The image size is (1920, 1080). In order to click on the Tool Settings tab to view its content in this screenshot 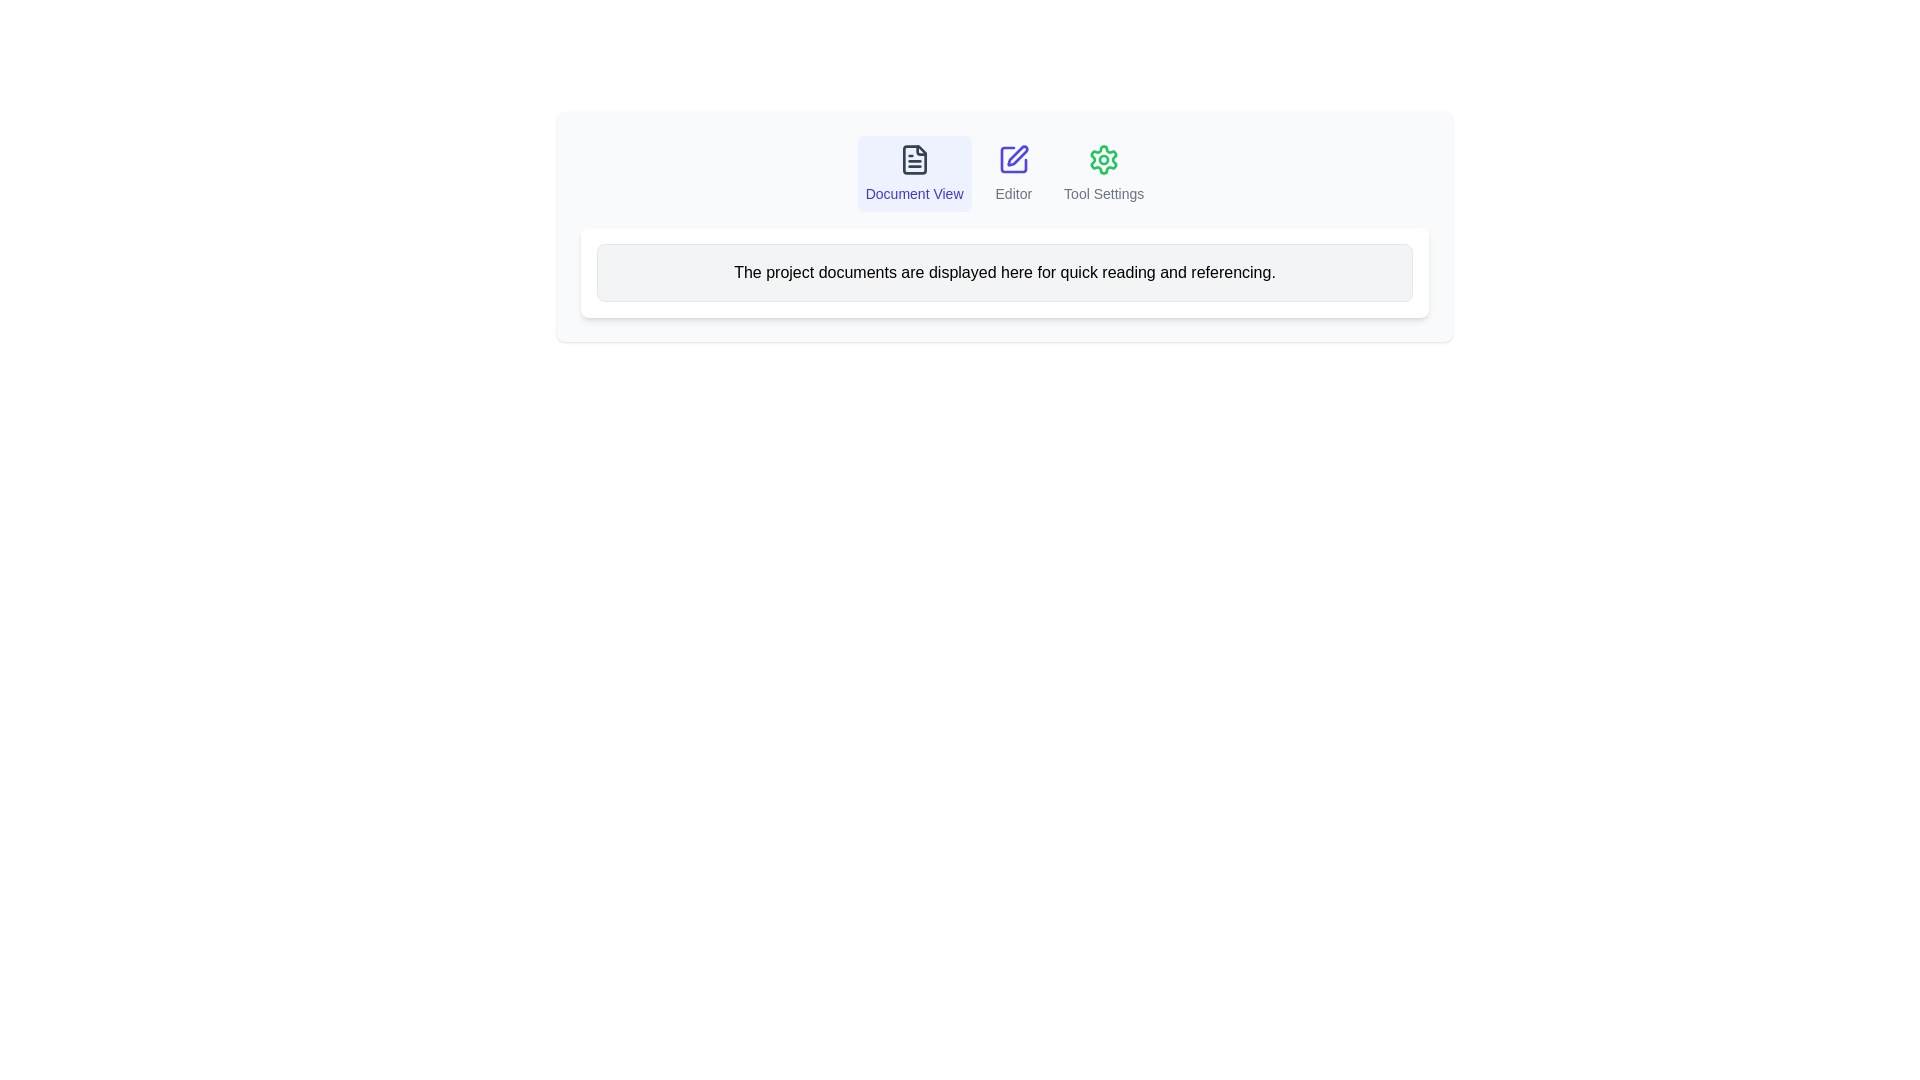, I will do `click(1103, 172)`.